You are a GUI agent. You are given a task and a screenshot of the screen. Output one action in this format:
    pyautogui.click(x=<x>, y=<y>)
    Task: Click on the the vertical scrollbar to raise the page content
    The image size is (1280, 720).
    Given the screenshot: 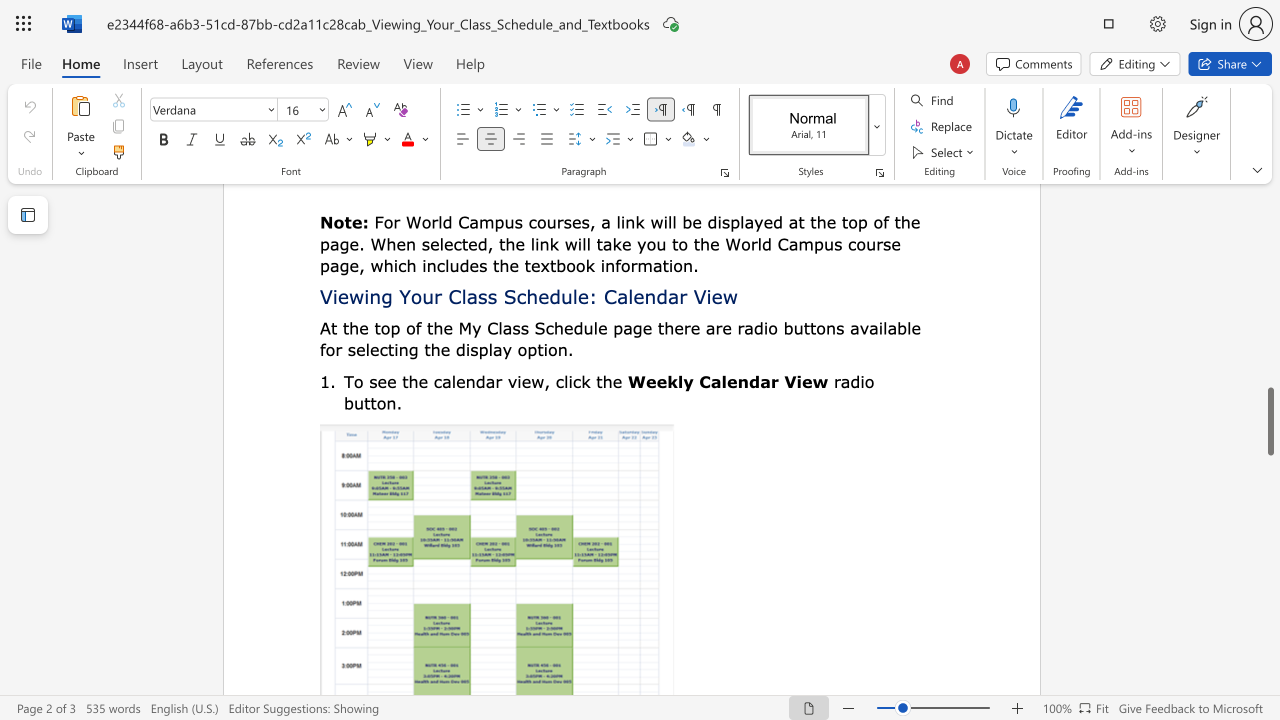 What is the action you would take?
    pyautogui.click(x=1269, y=290)
    